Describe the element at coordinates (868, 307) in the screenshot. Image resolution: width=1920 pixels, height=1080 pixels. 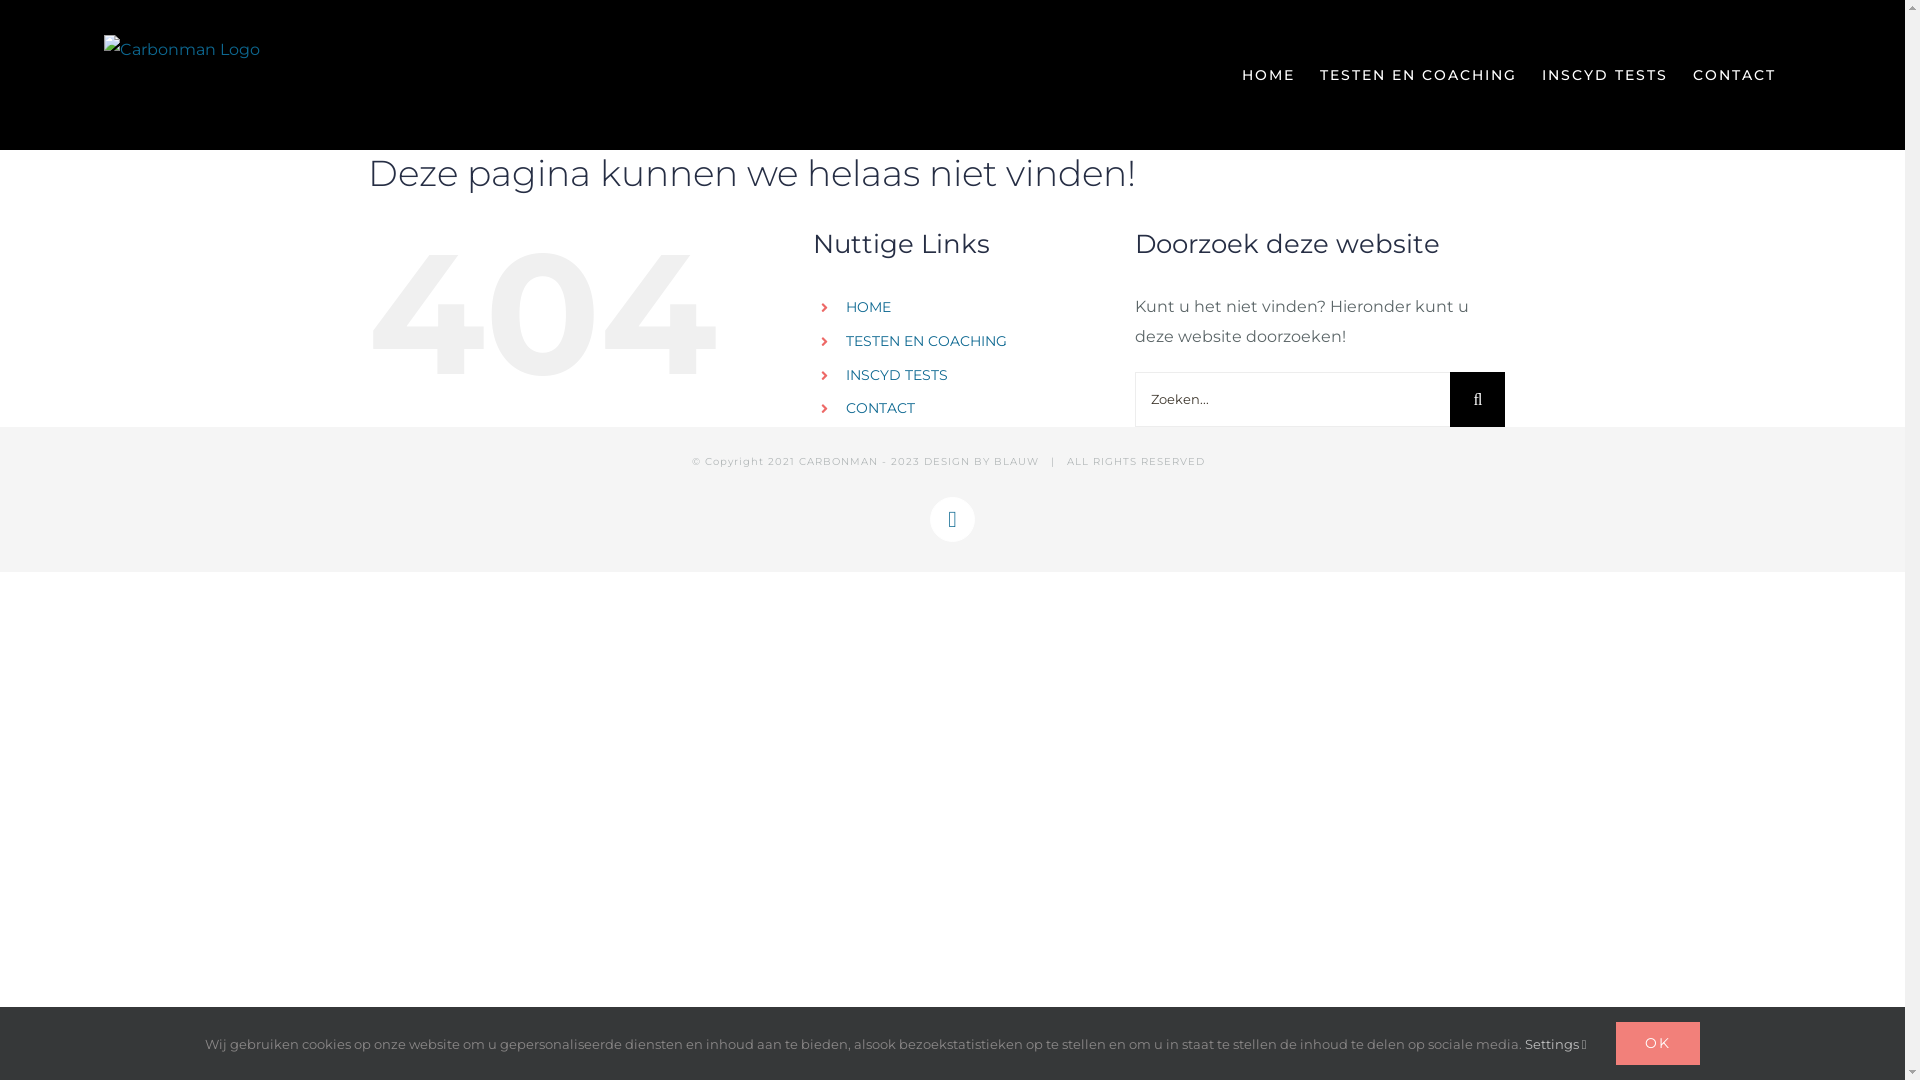
I see `'HOME'` at that location.